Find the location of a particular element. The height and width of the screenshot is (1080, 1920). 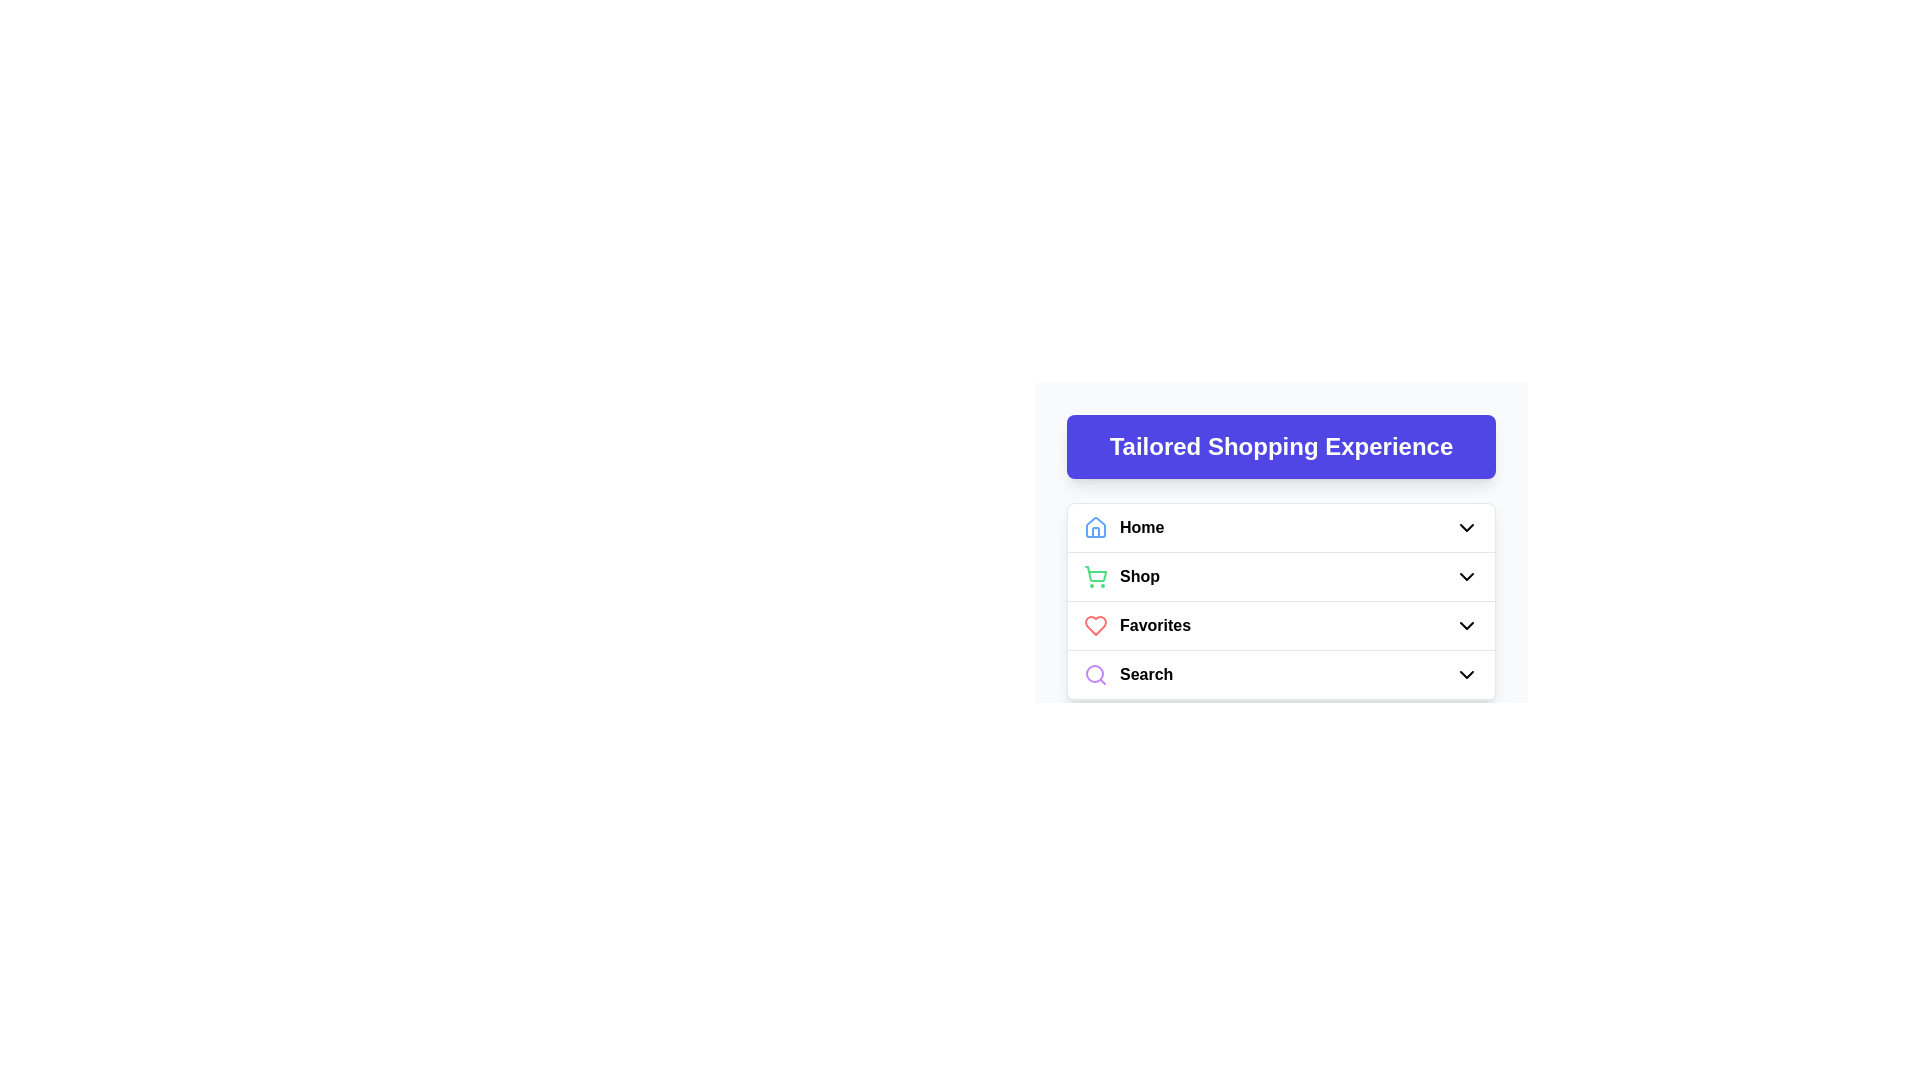

the Navigation menu section labeled 'Tailored Shopping Experience' to scroll is located at coordinates (1281, 530).